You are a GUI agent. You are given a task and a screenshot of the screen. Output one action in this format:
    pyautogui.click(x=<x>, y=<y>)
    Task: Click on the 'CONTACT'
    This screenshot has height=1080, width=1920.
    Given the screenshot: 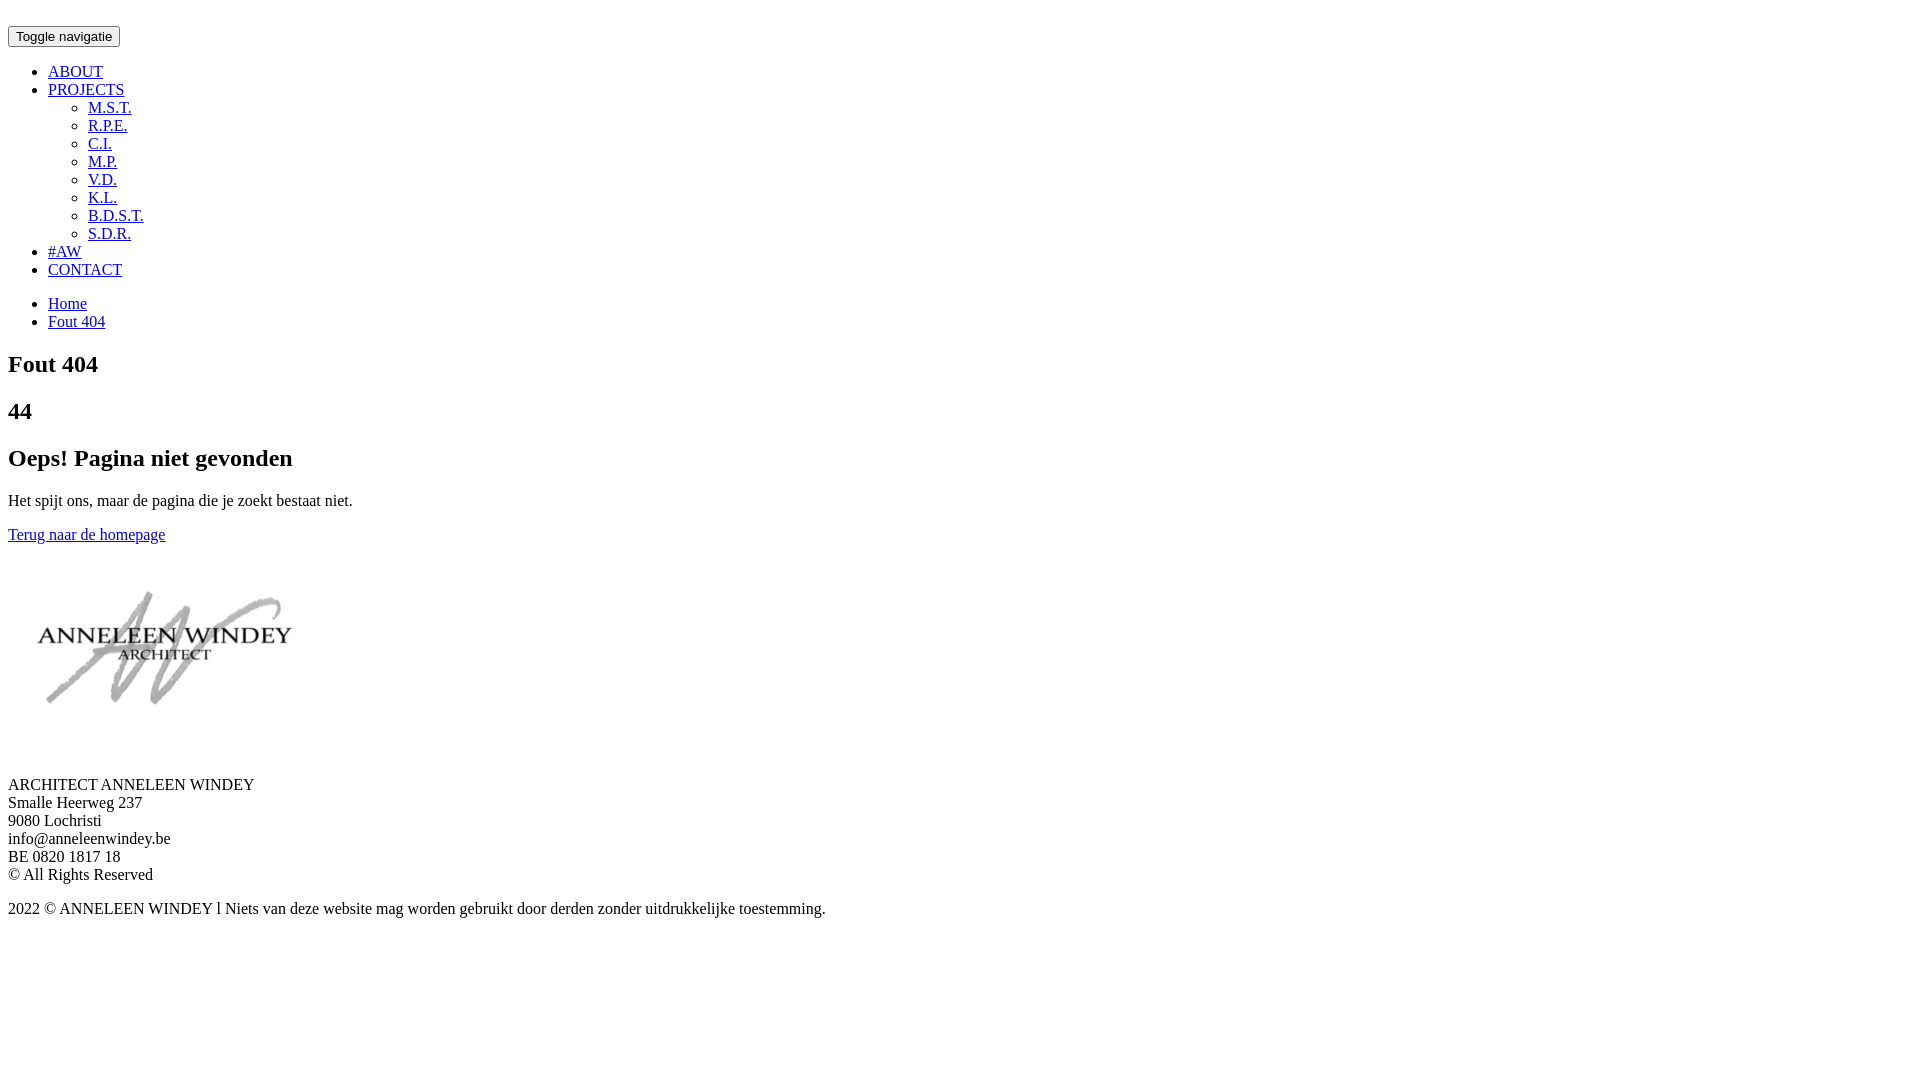 What is the action you would take?
    pyautogui.click(x=84, y=268)
    